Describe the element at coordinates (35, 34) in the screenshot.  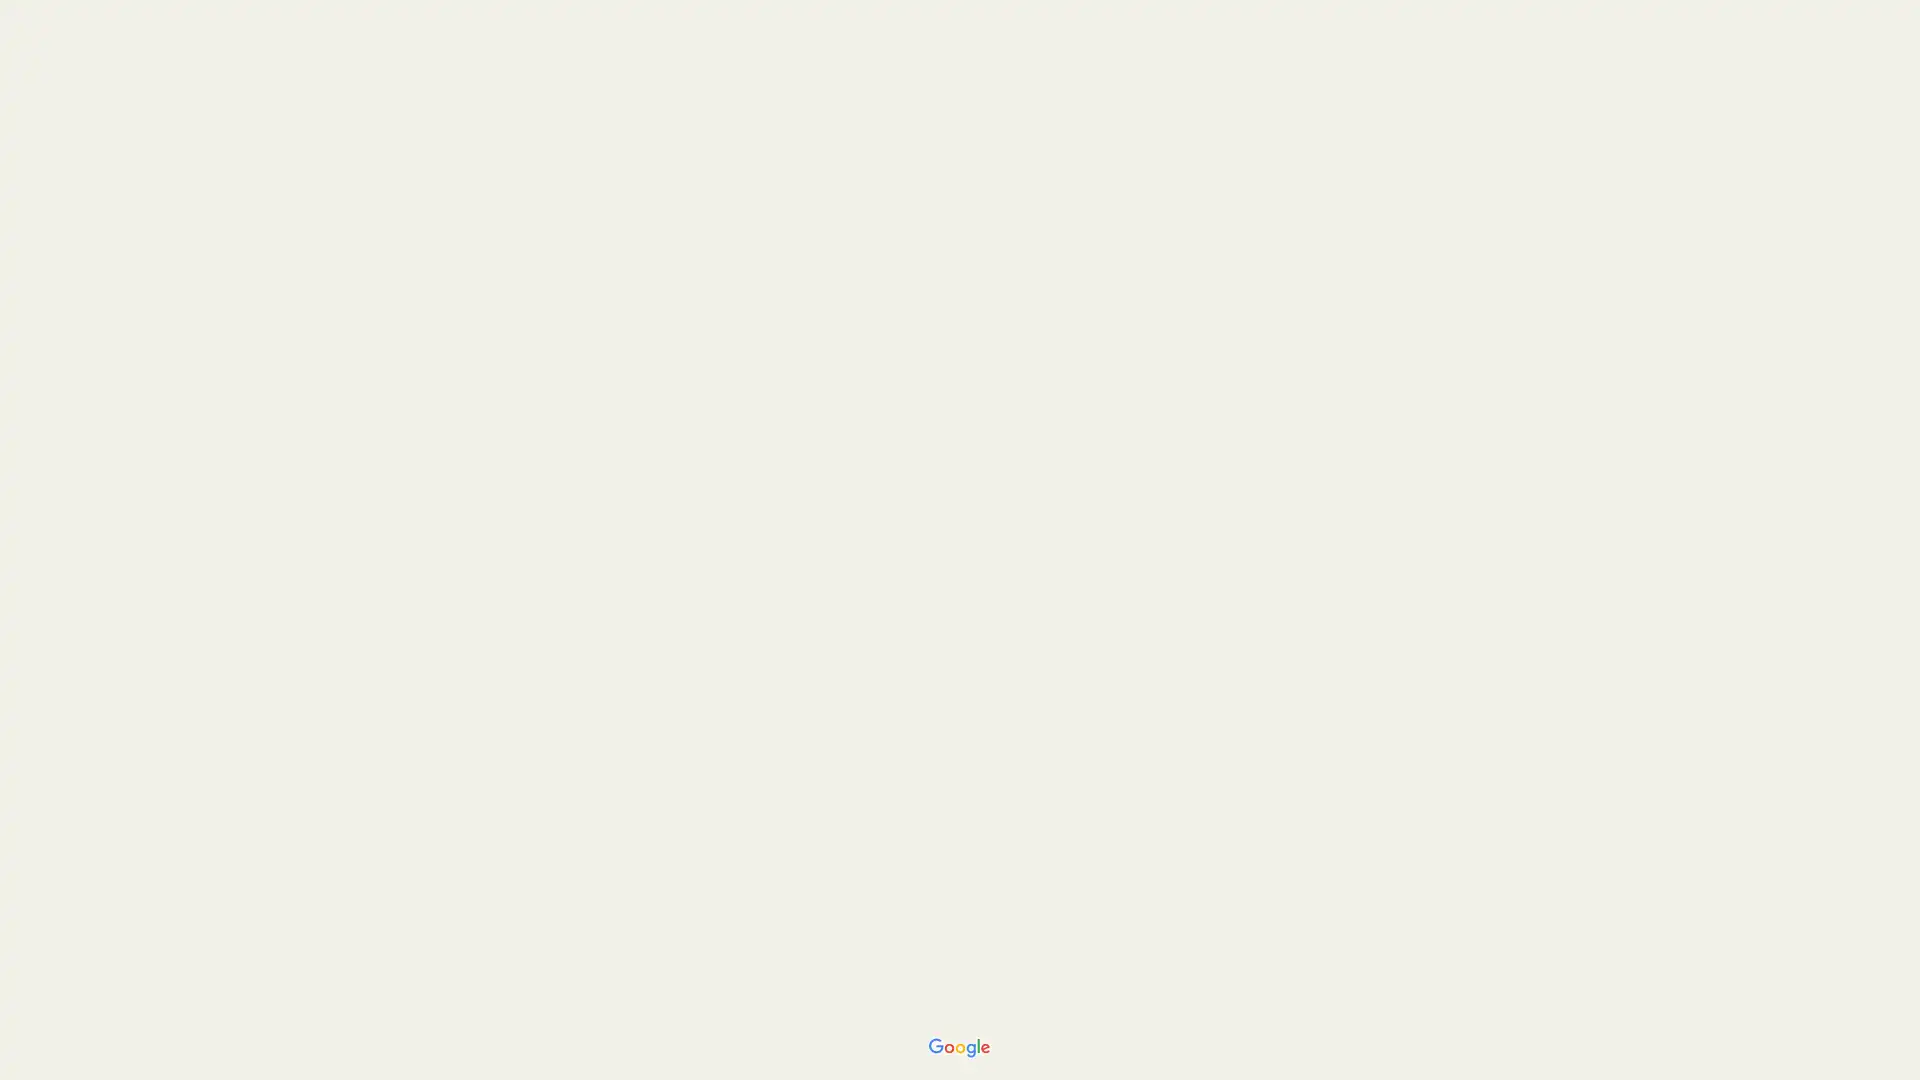
I see `Menu` at that location.